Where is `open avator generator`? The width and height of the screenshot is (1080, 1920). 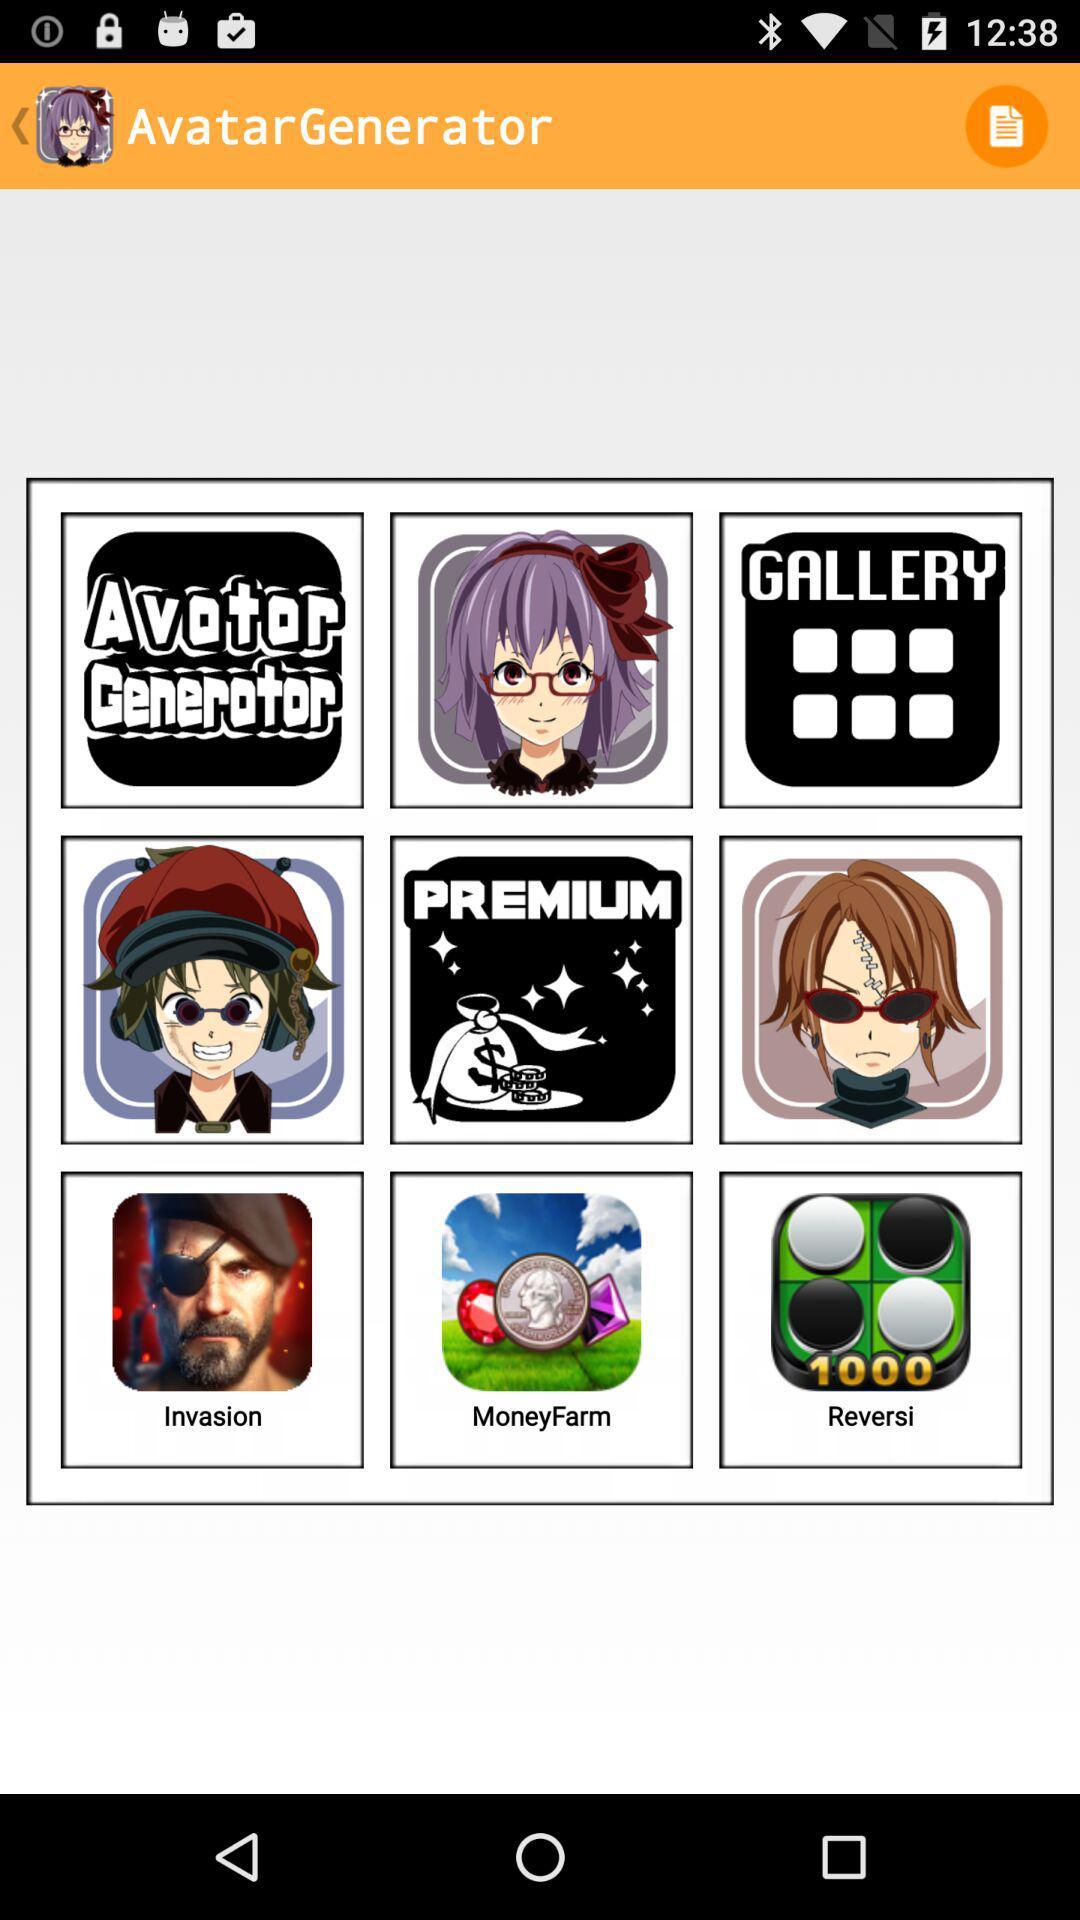 open avator generator is located at coordinates (212, 660).